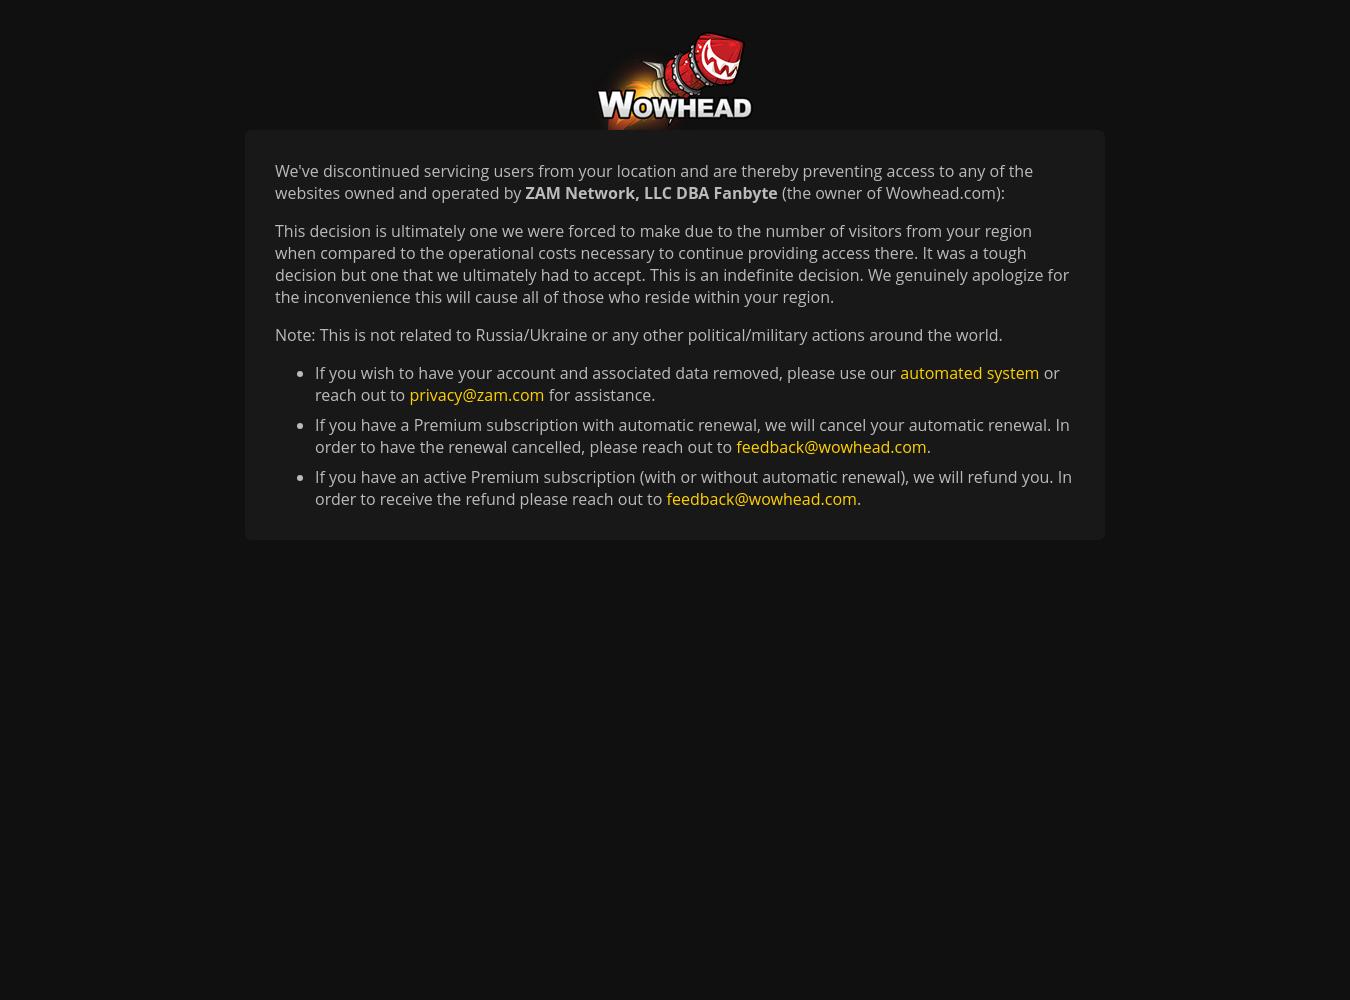 This screenshot has height=1000, width=1350. What do you see at coordinates (607, 372) in the screenshot?
I see `'If you wish to have your account and associated data removed, please use our'` at bounding box center [607, 372].